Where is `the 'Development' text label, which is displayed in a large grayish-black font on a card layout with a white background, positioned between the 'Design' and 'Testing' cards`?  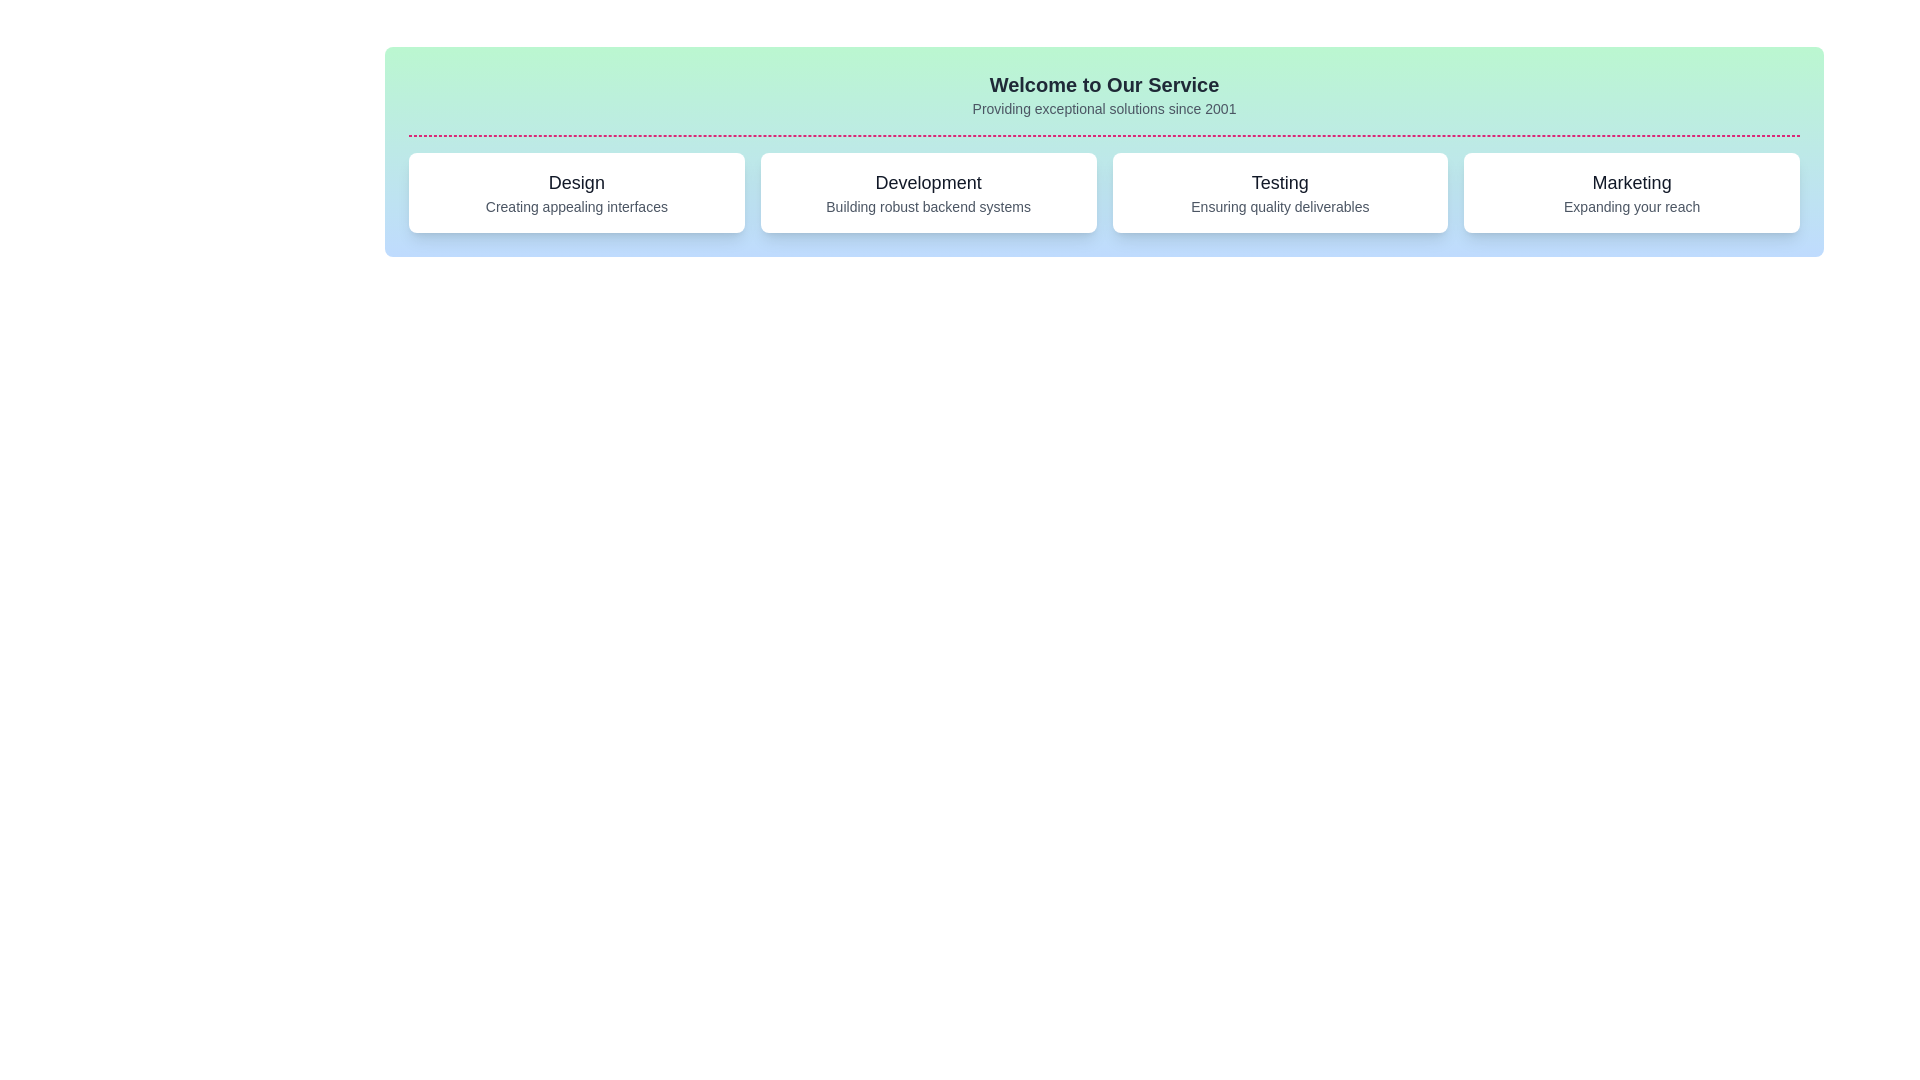
the 'Development' text label, which is displayed in a large grayish-black font on a card layout with a white background, positioned between the 'Design' and 'Testing' cards is located at coordinates (927, 182).